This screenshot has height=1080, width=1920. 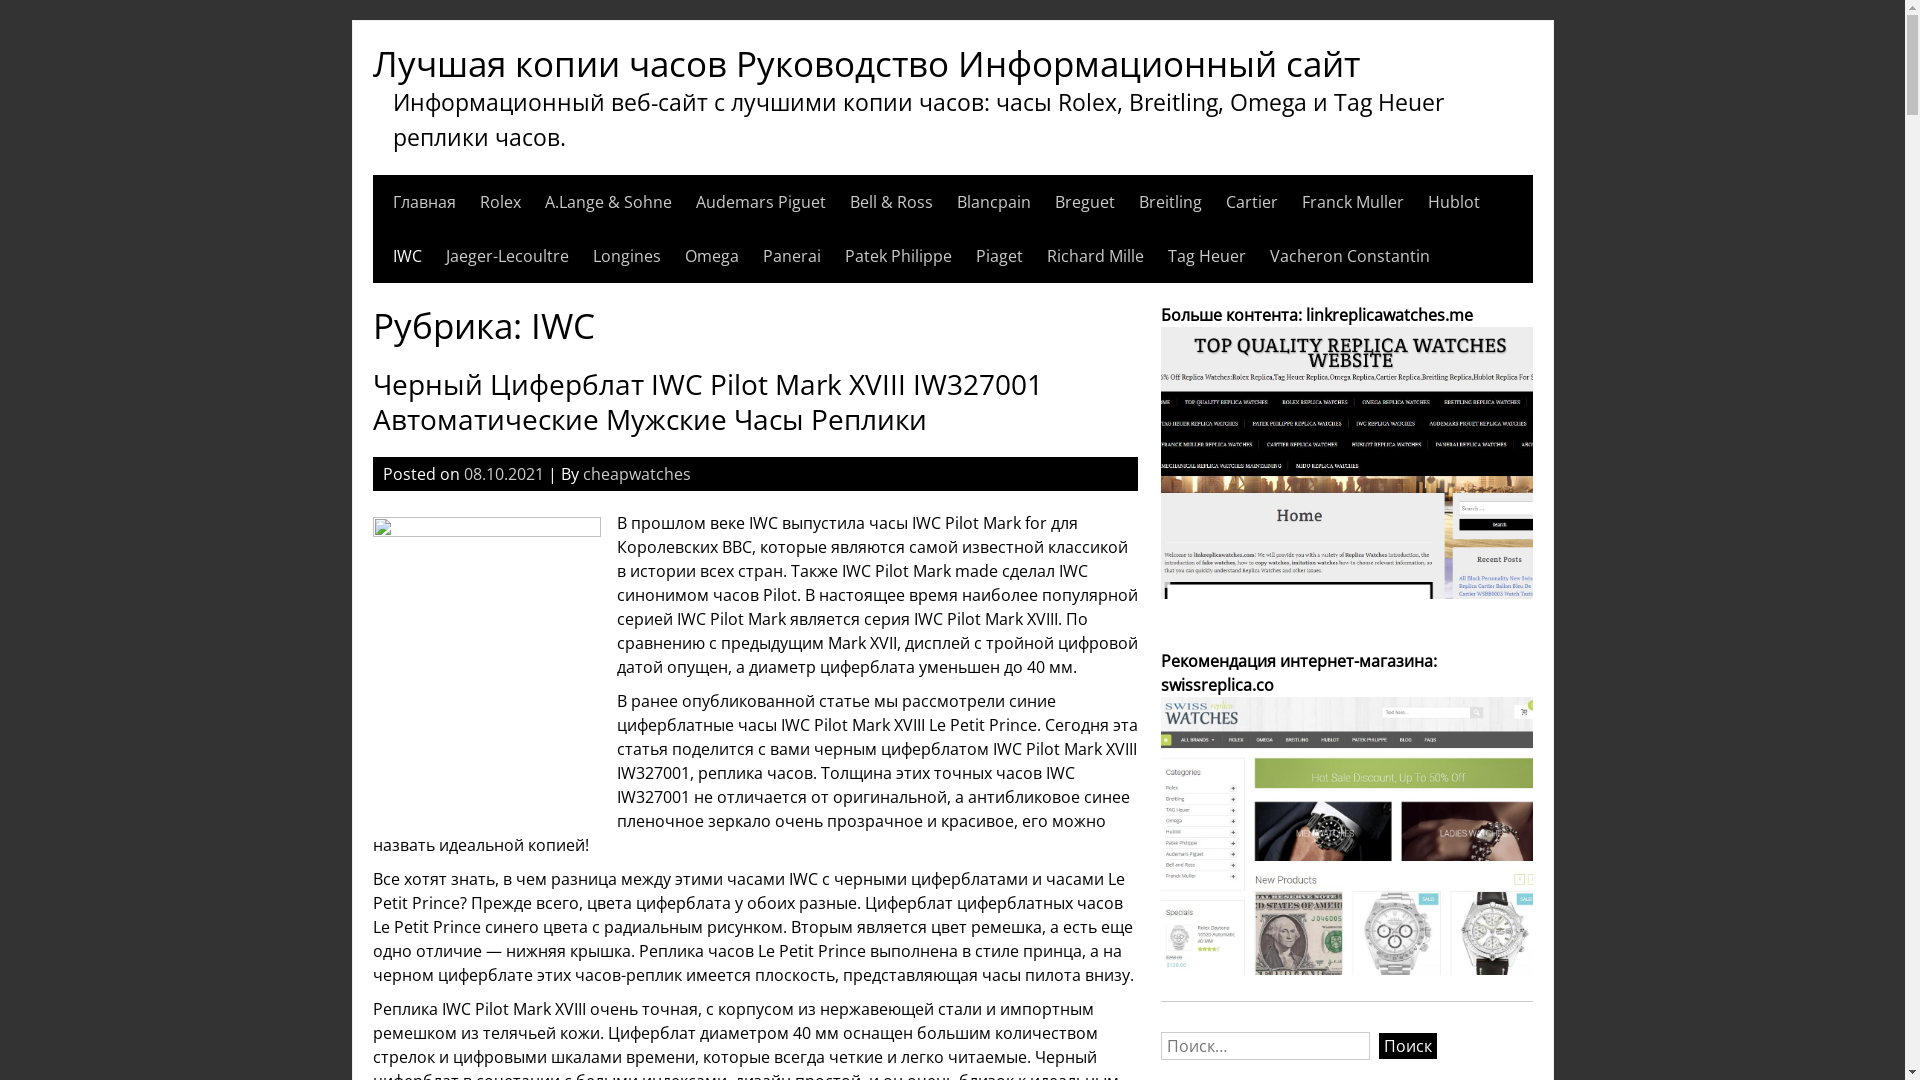 I want to click on 'Hublot', so click(x=1454, y=201).